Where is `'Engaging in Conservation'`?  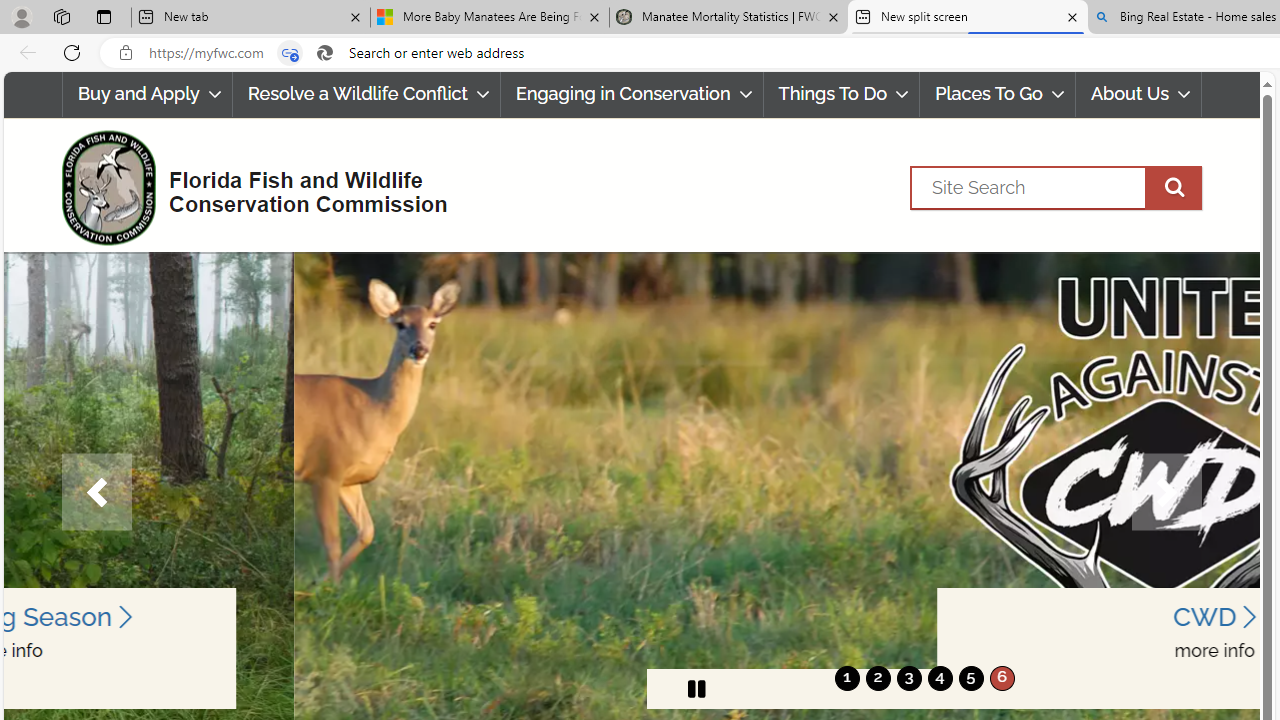
'Engaging in Conservation' is located at coordinates (630, 94).